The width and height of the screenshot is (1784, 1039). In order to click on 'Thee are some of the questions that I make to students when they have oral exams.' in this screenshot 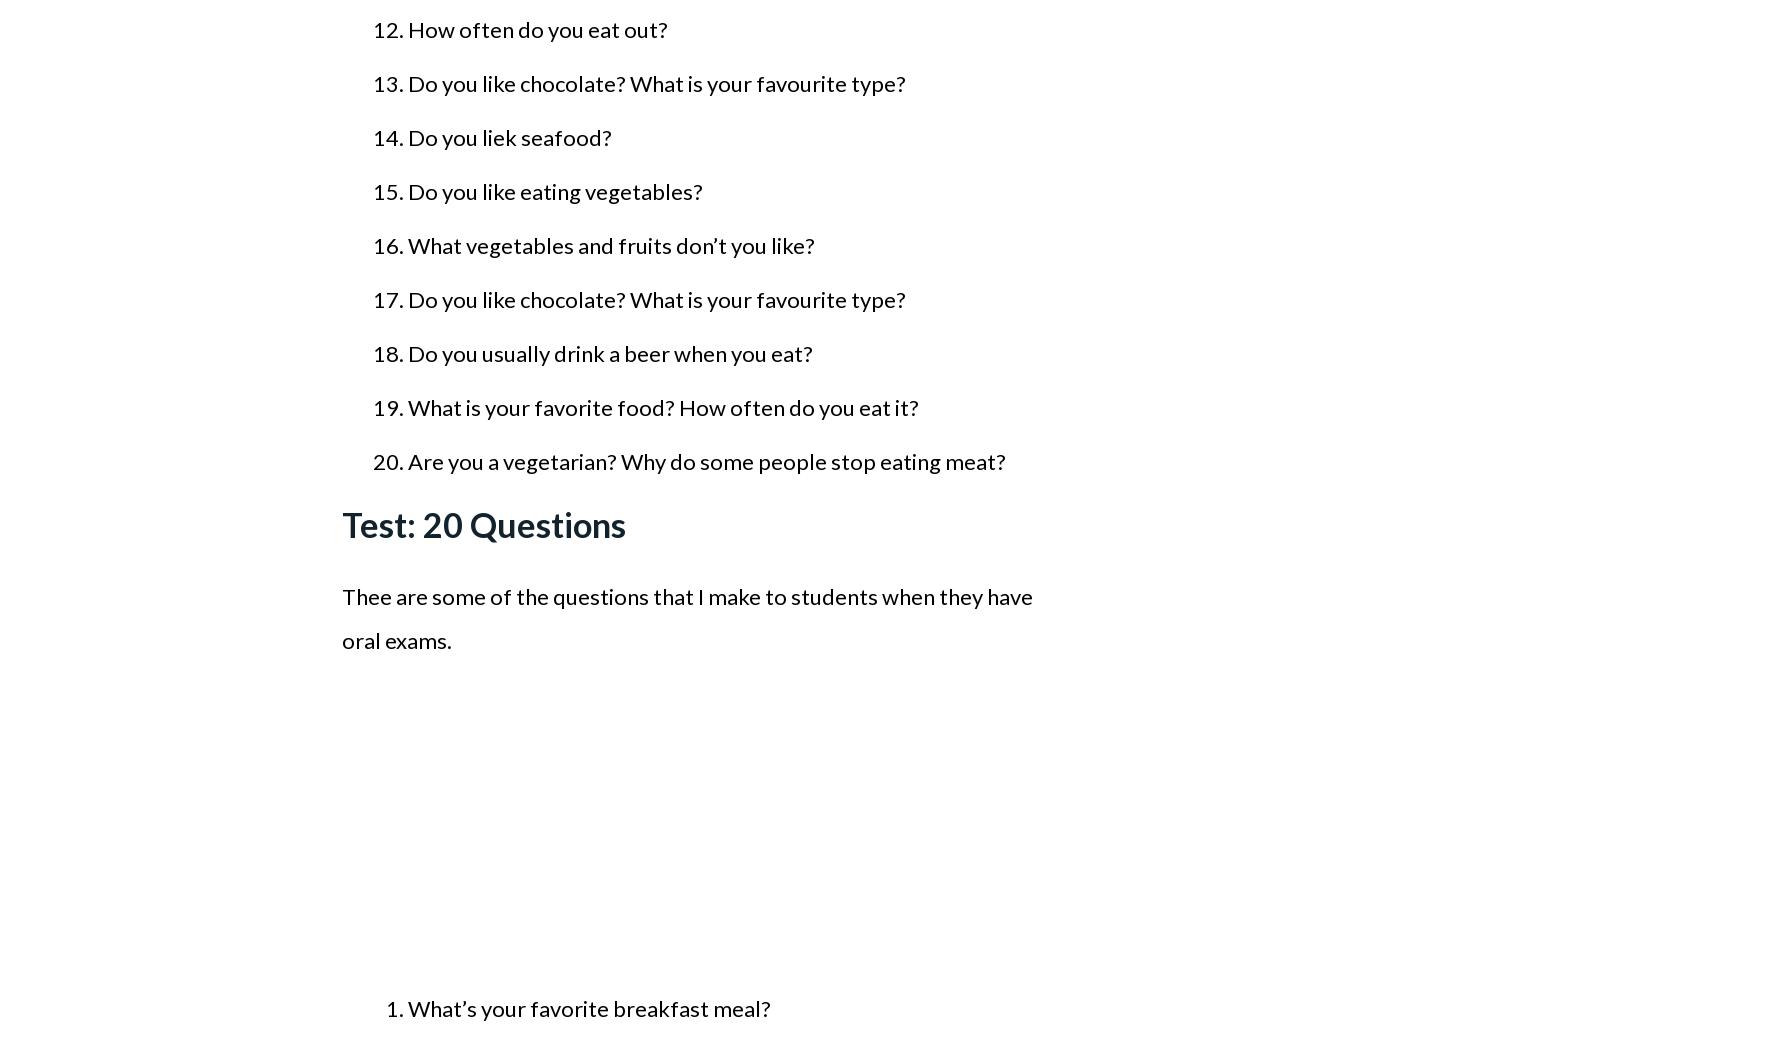, I will do `click(340, 618)`.